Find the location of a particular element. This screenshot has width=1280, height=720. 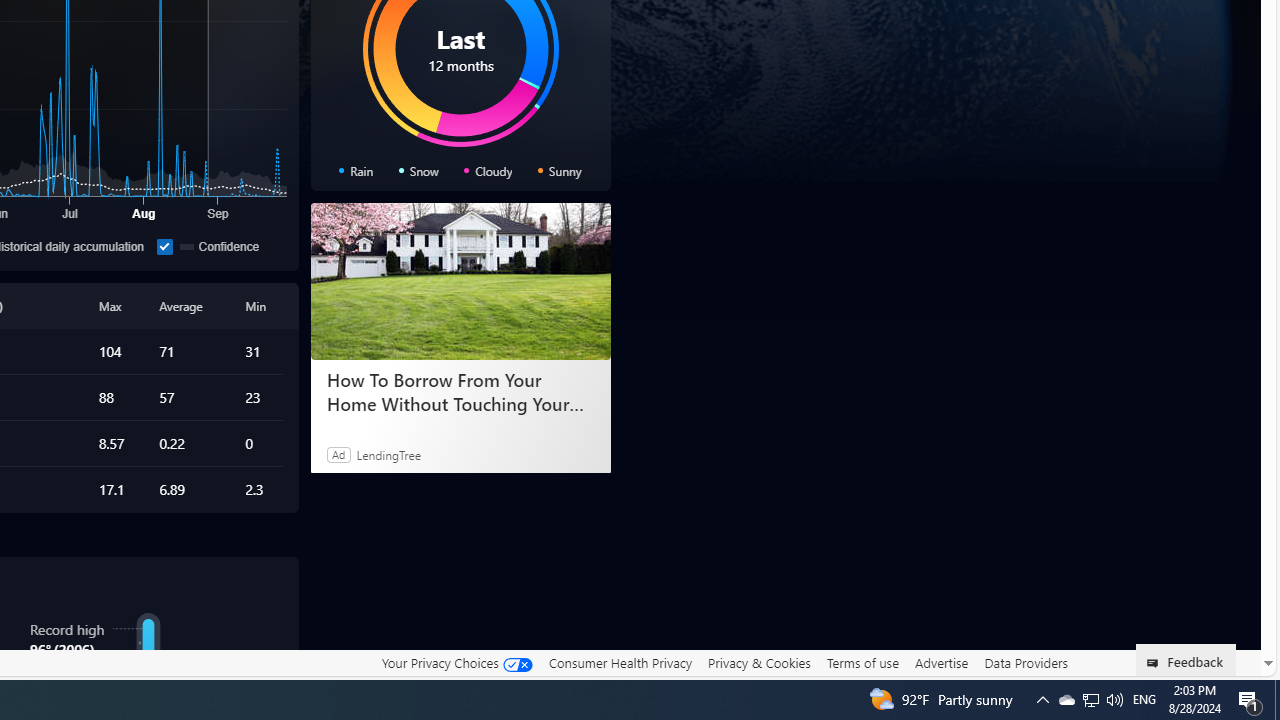

'Data Providers' is located at coordinates (1025, 663).